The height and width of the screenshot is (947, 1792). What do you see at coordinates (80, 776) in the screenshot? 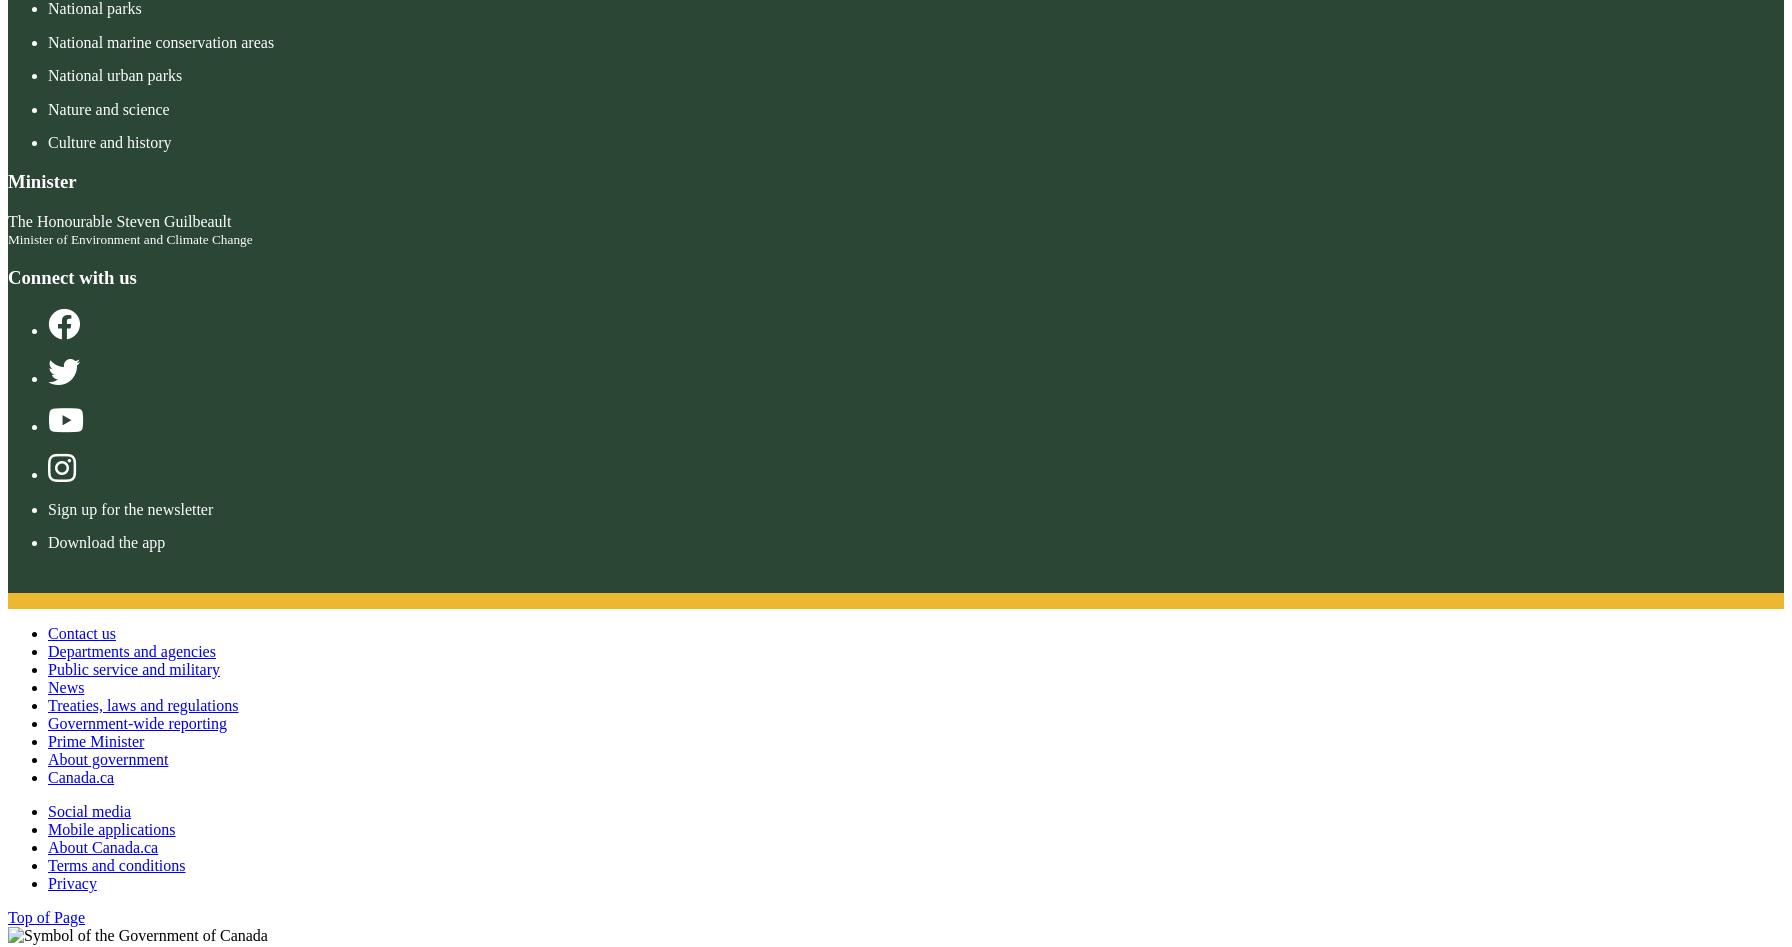
I see `'Canada.ca'` at bounding box center [80, 776].